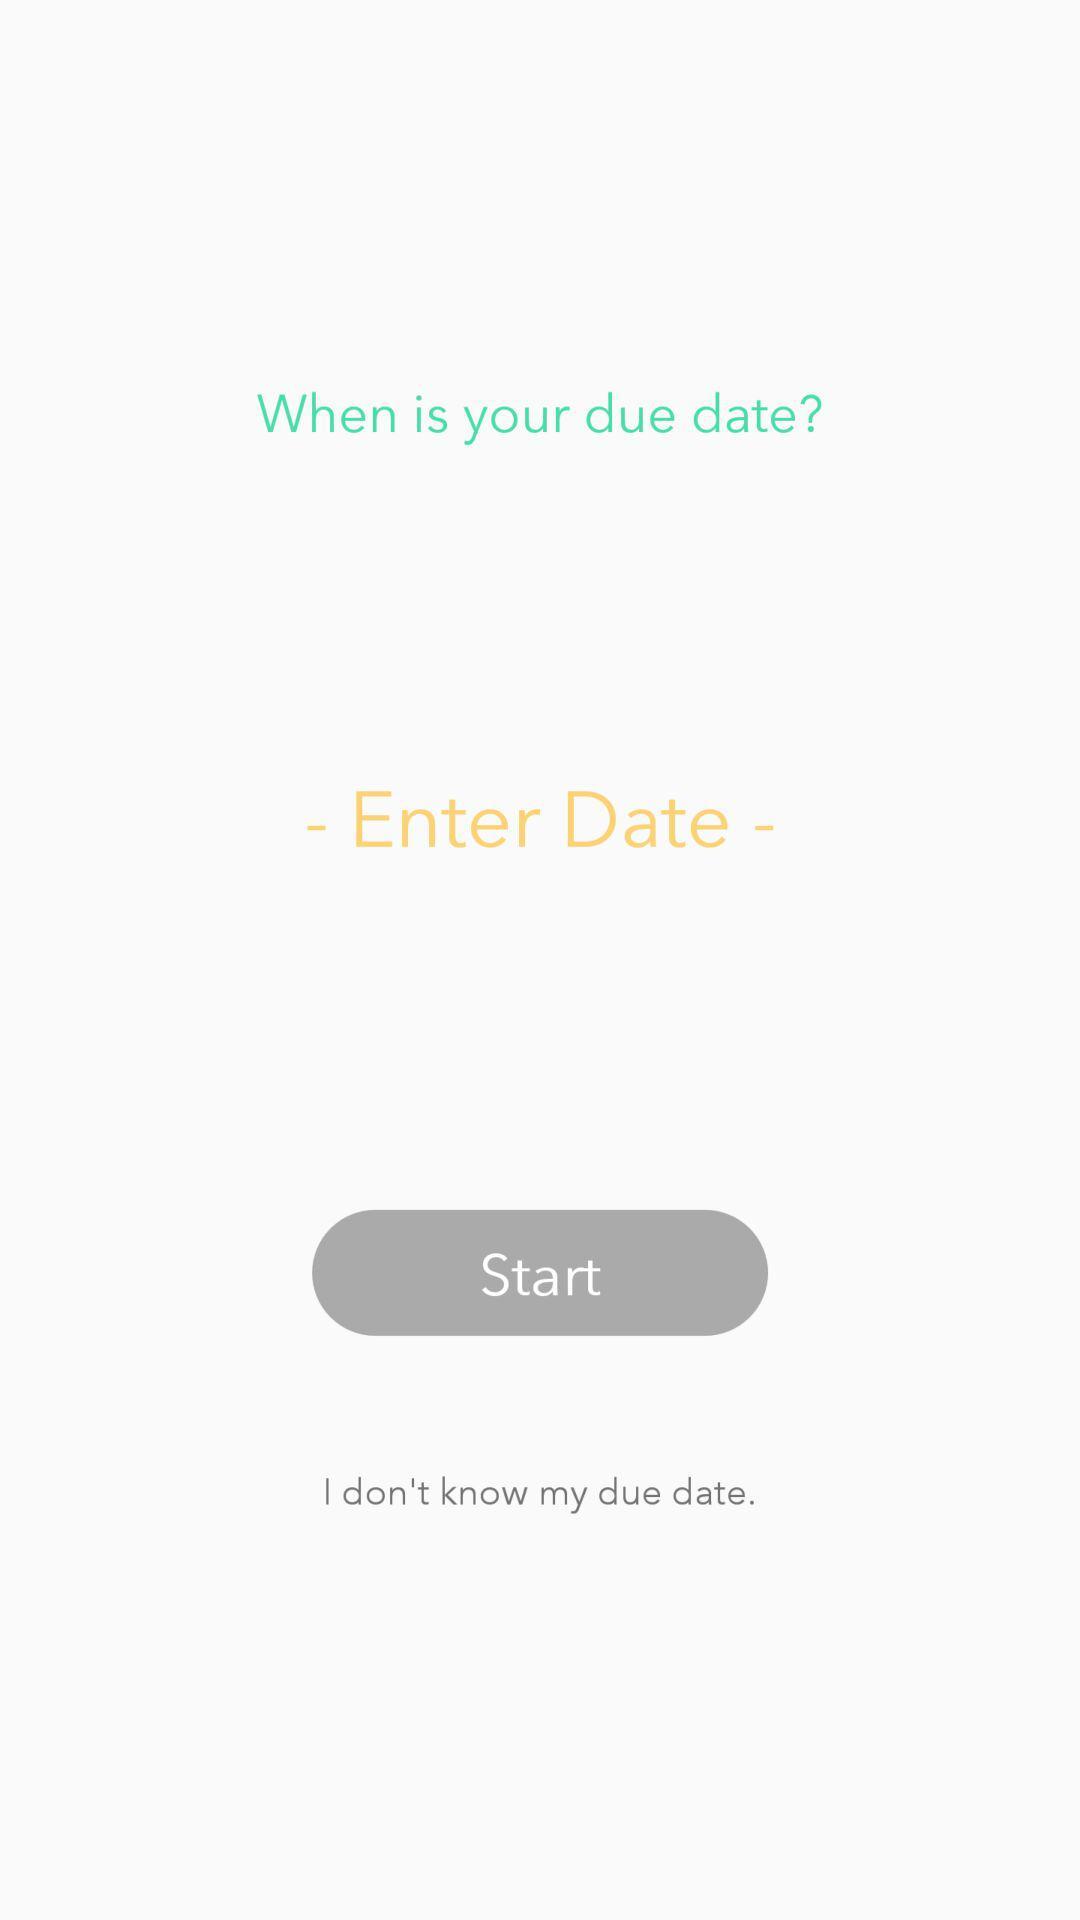 This screenshot has height=1920, width=1080. What do you see at coordinates (540, 816) in the screenshot?
I see `the - enter date -` at bounding box center [540, 816].